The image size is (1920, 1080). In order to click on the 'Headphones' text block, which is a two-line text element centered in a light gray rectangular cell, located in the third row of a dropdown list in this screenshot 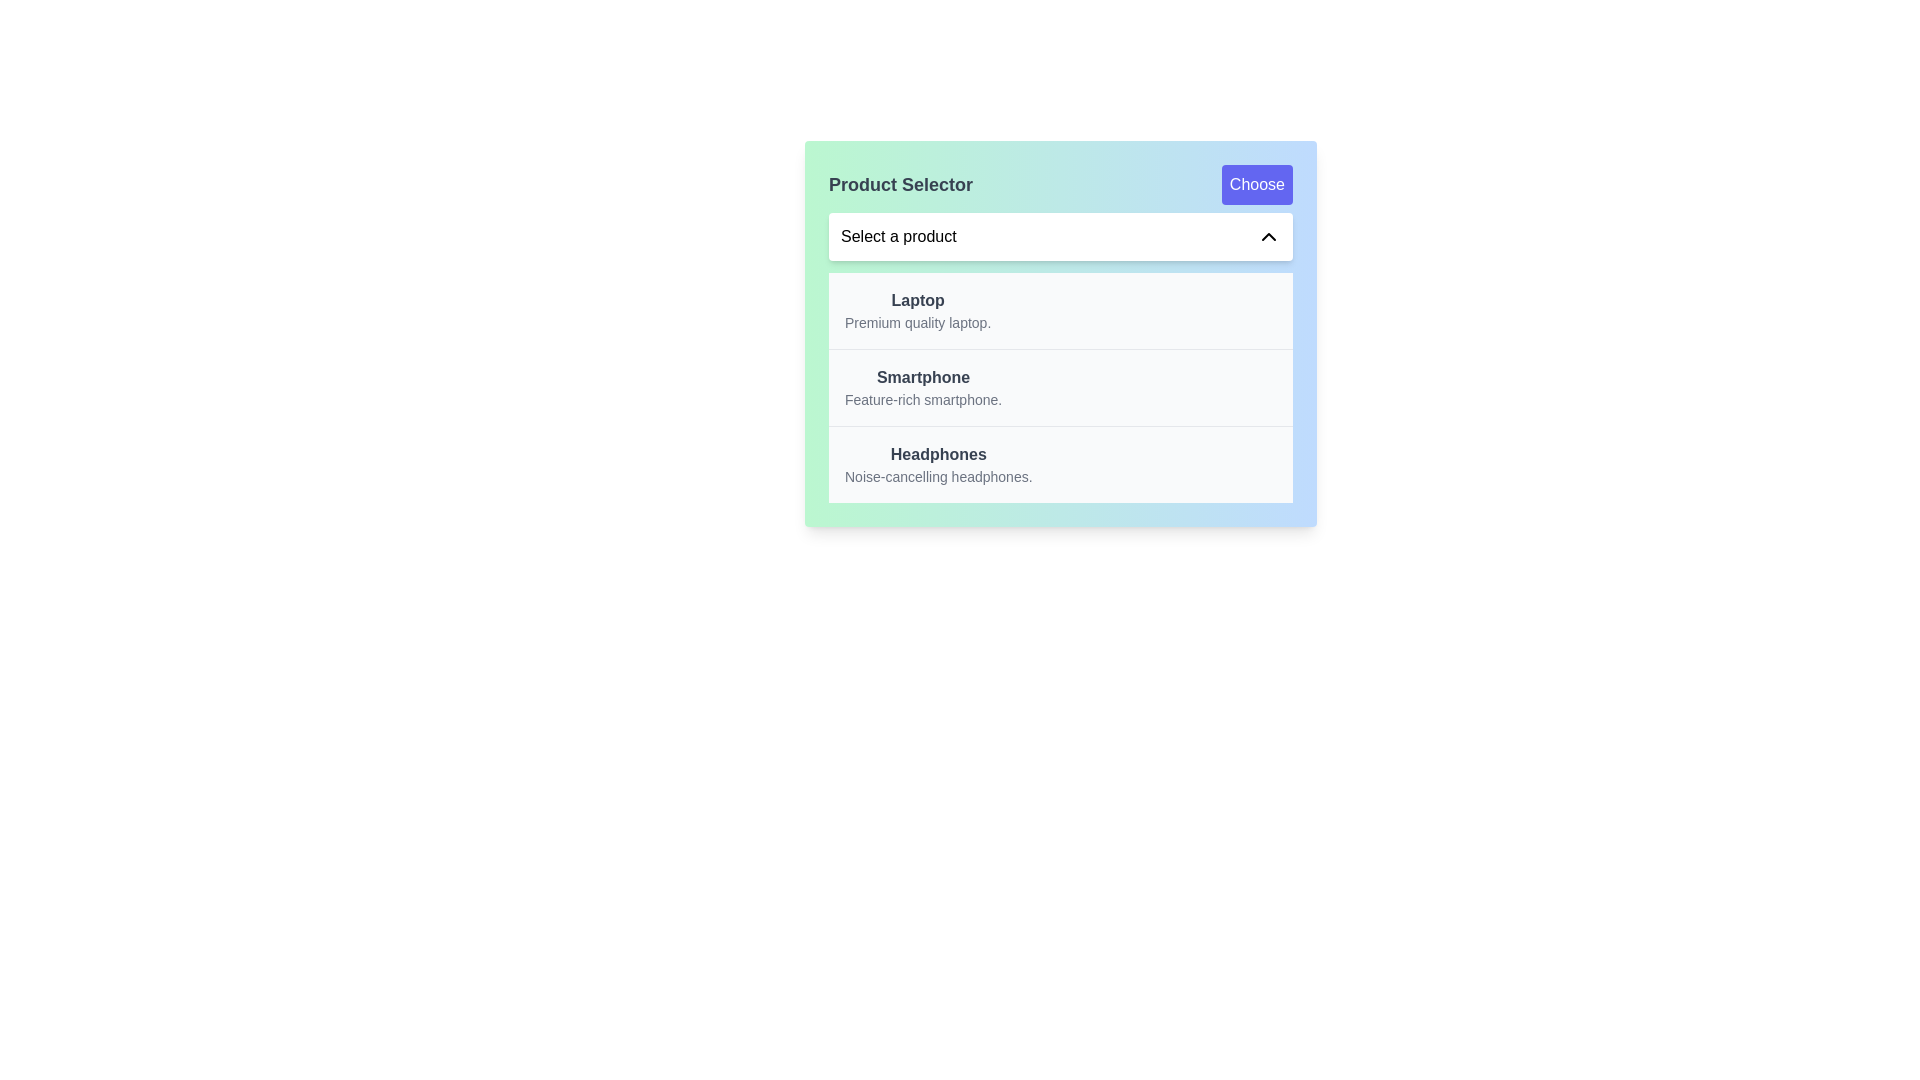, I will do `click(937, 465)`.